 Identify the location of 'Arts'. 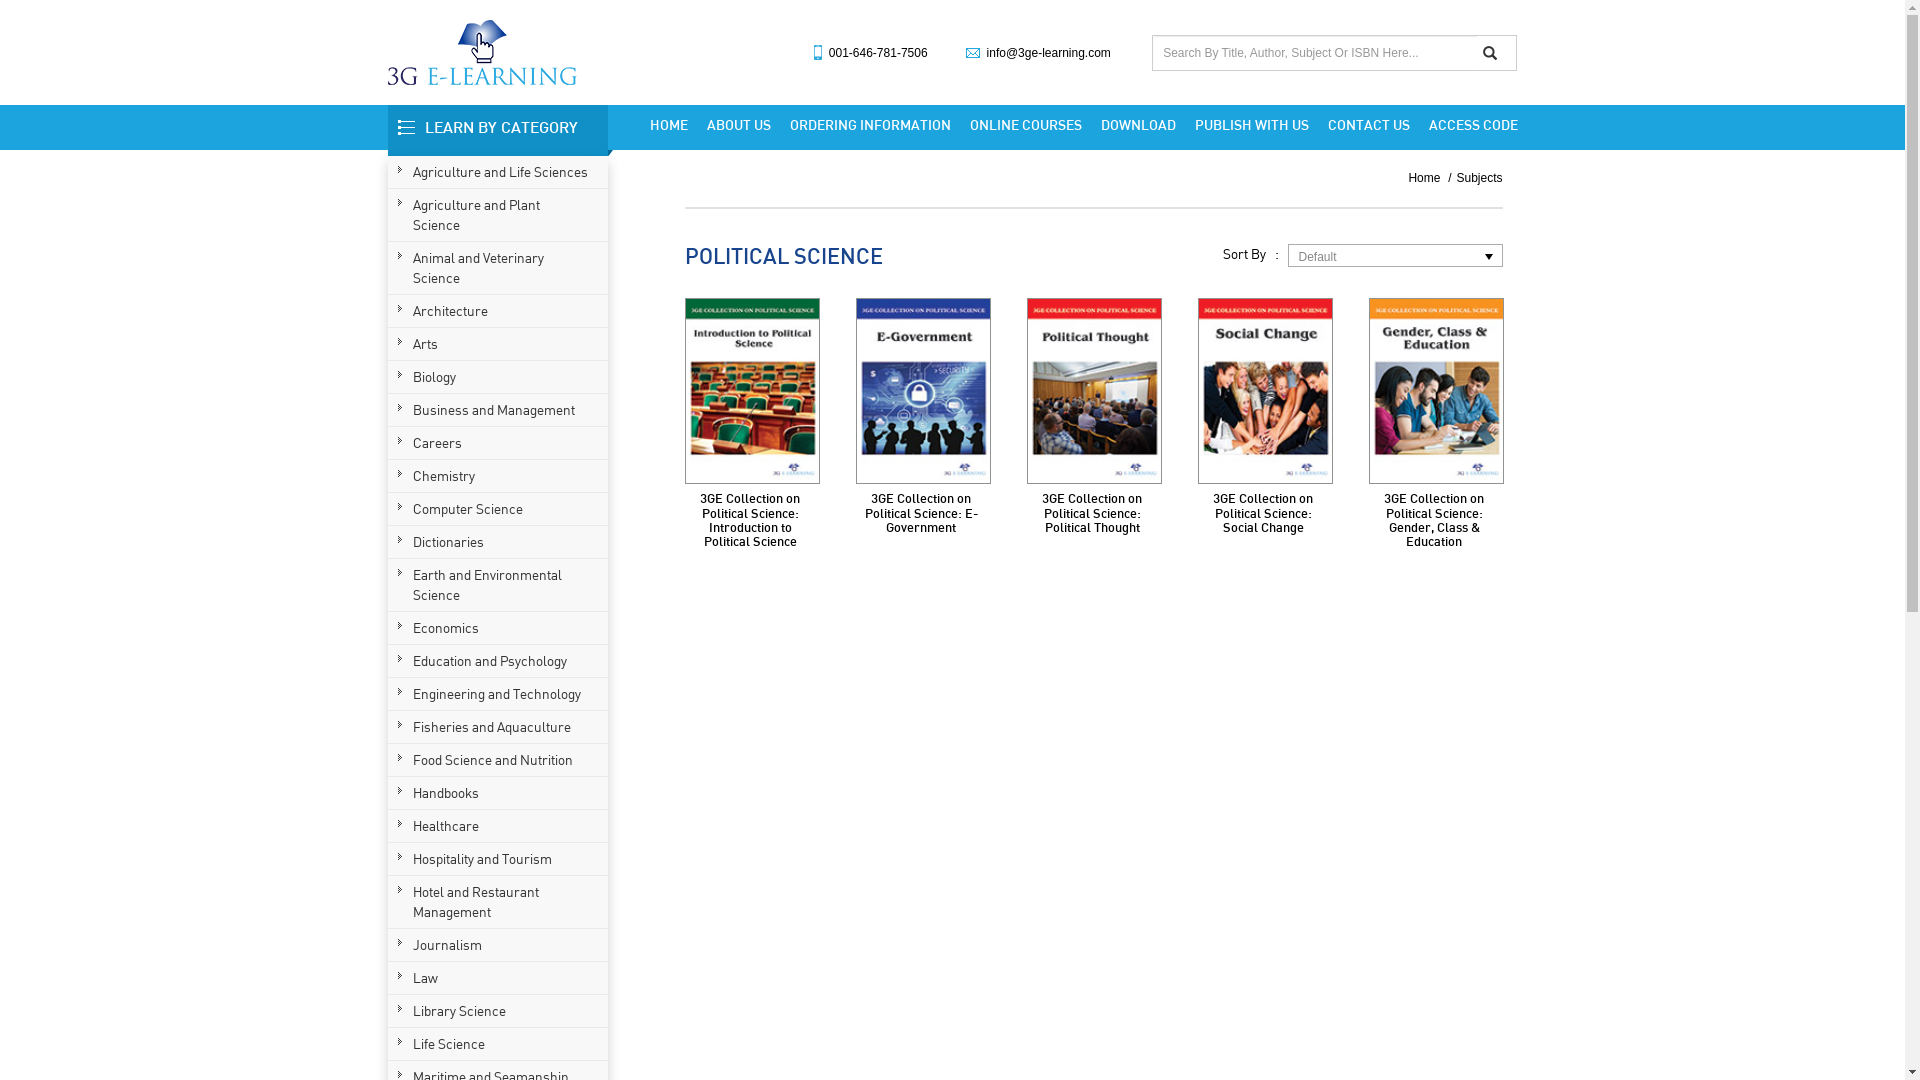
(499, 342).